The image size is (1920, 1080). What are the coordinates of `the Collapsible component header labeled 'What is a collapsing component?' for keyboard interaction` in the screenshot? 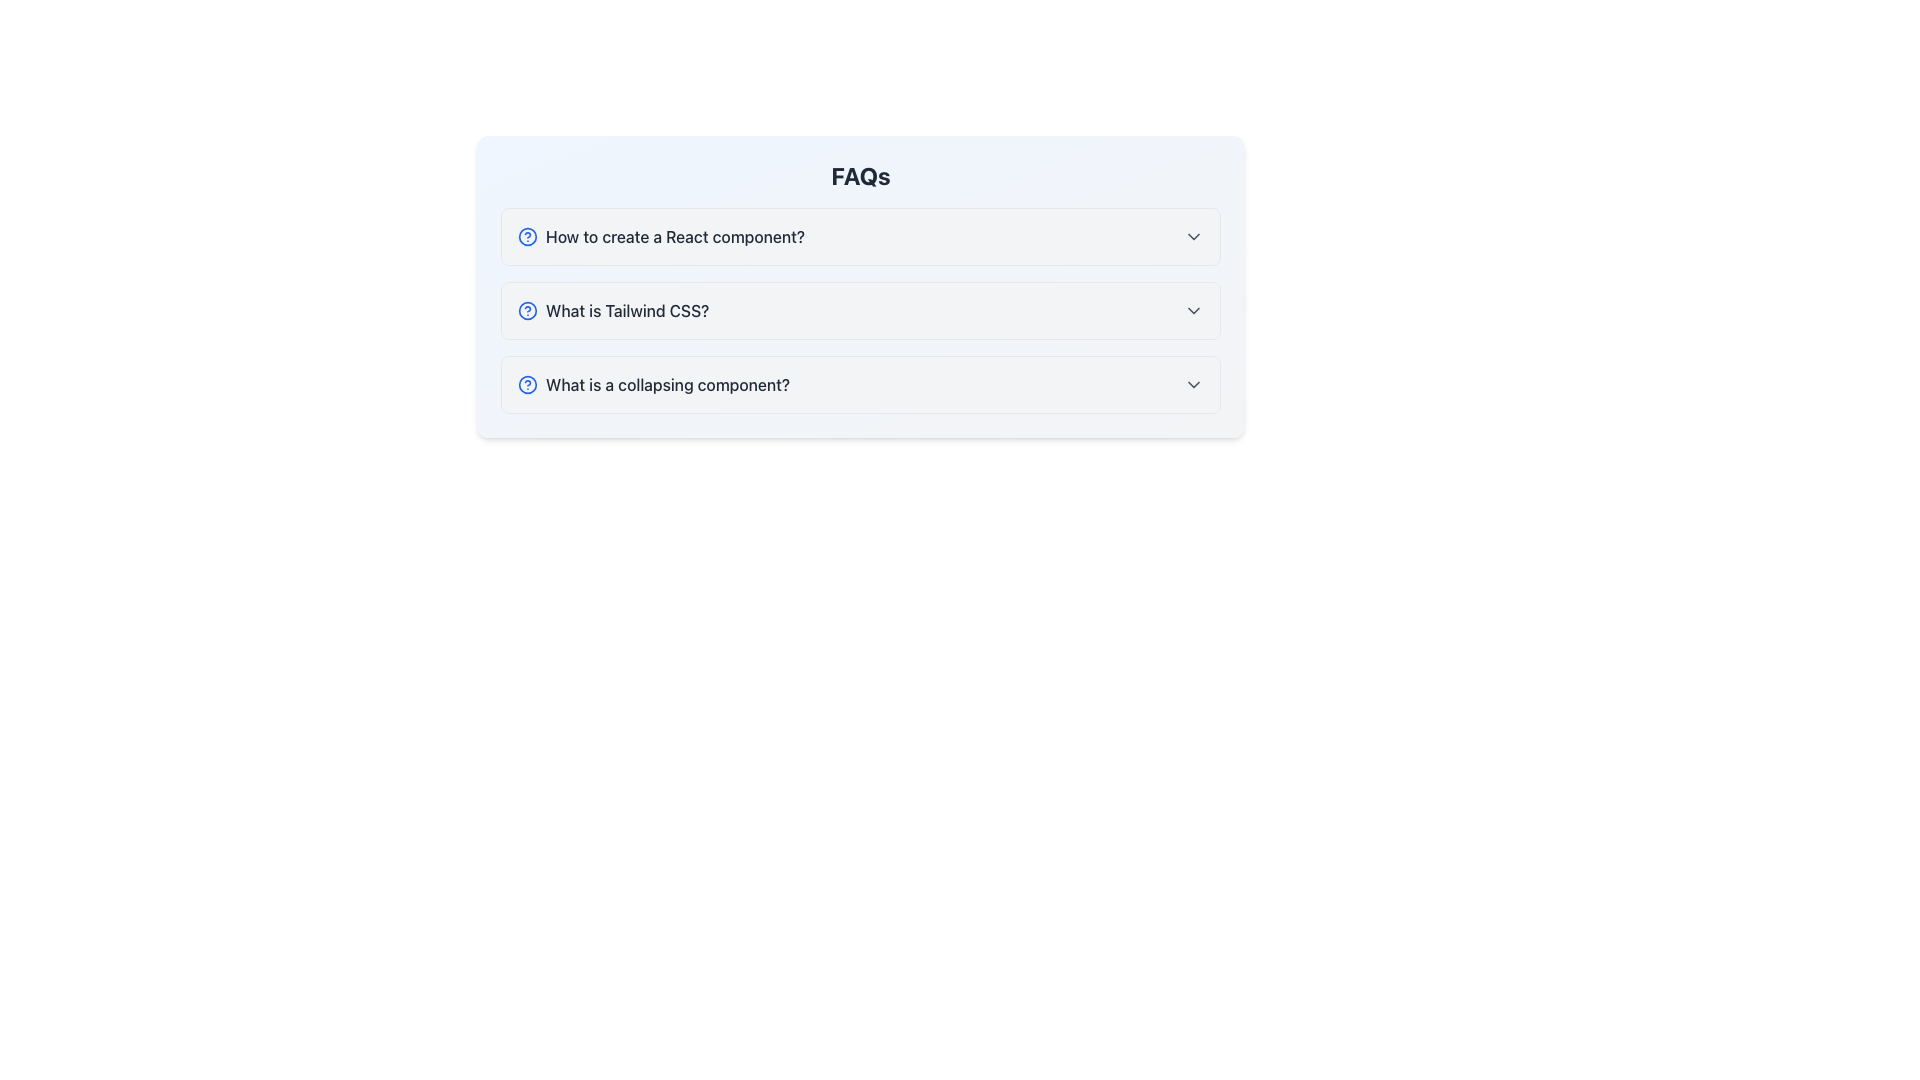 It's located at (860, 385).